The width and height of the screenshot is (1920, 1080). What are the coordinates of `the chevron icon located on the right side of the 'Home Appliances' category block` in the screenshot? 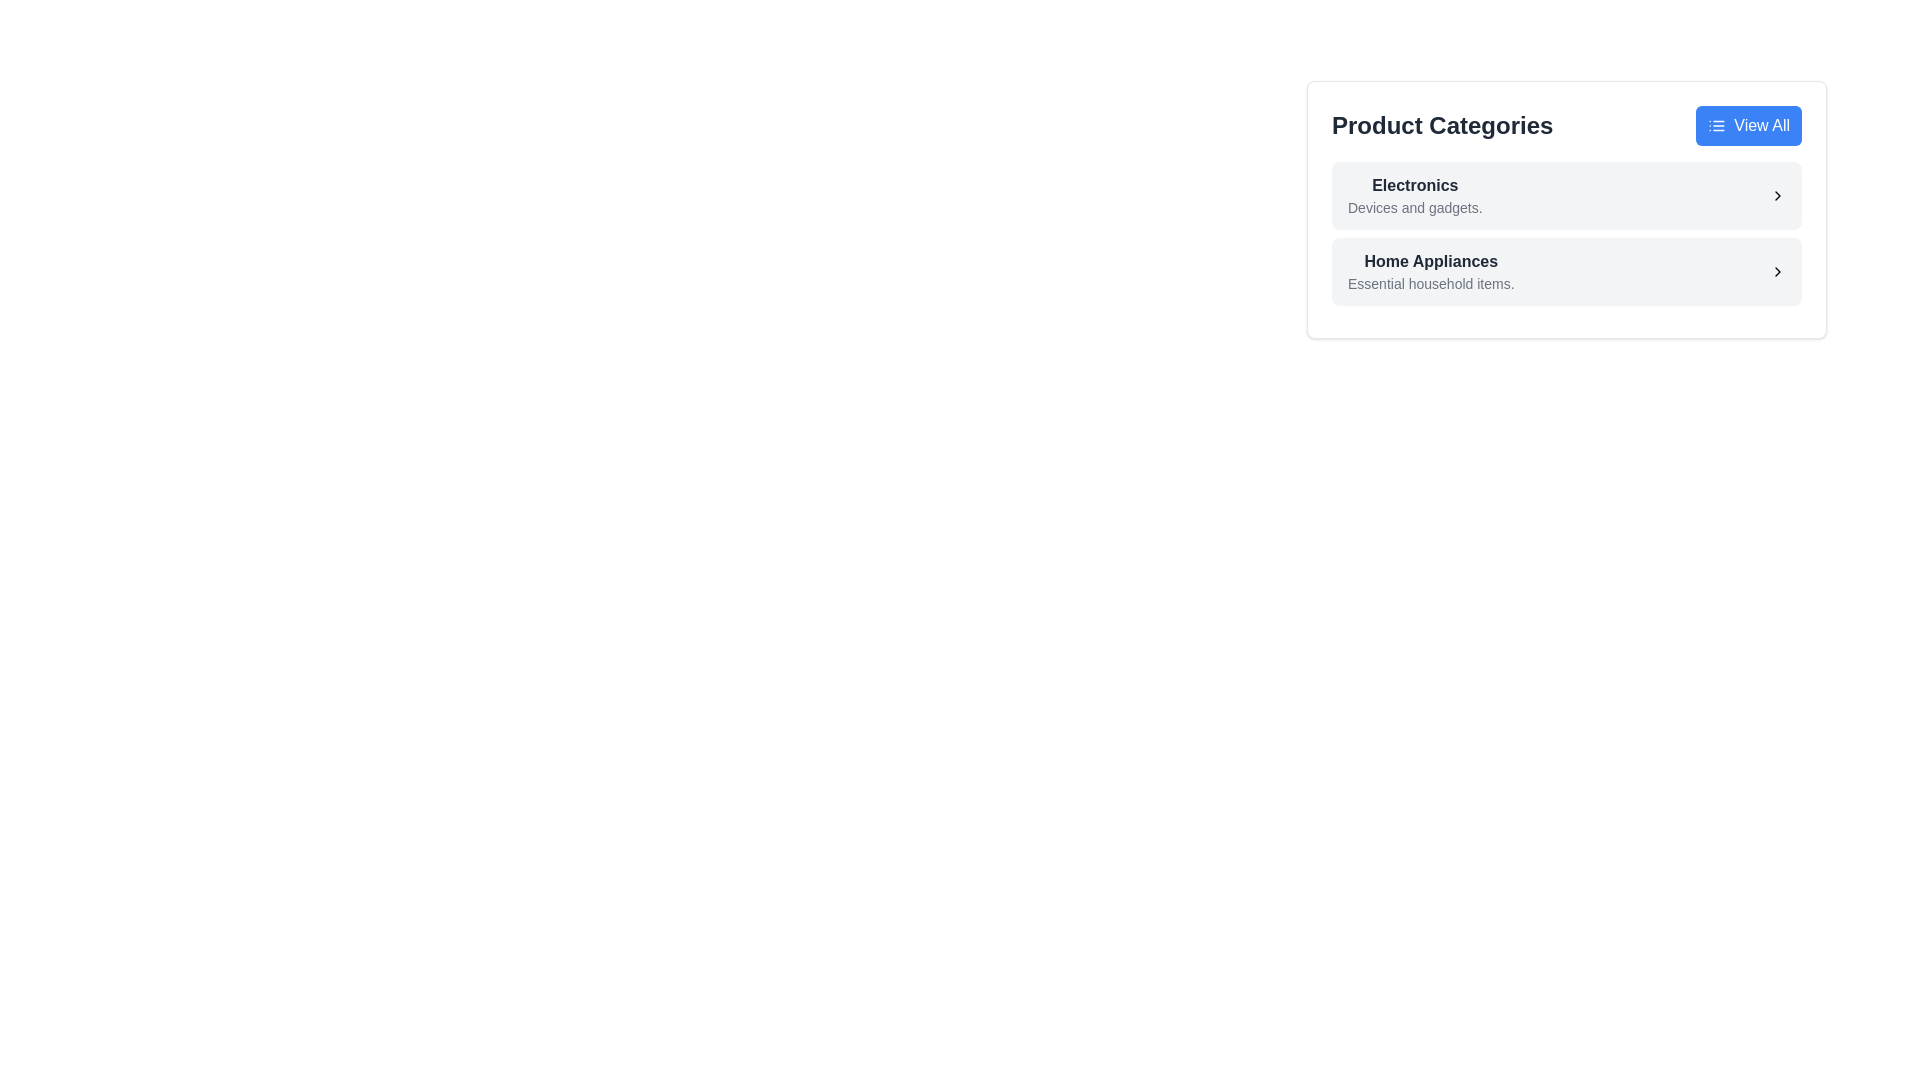 It's located at (1777, 272).